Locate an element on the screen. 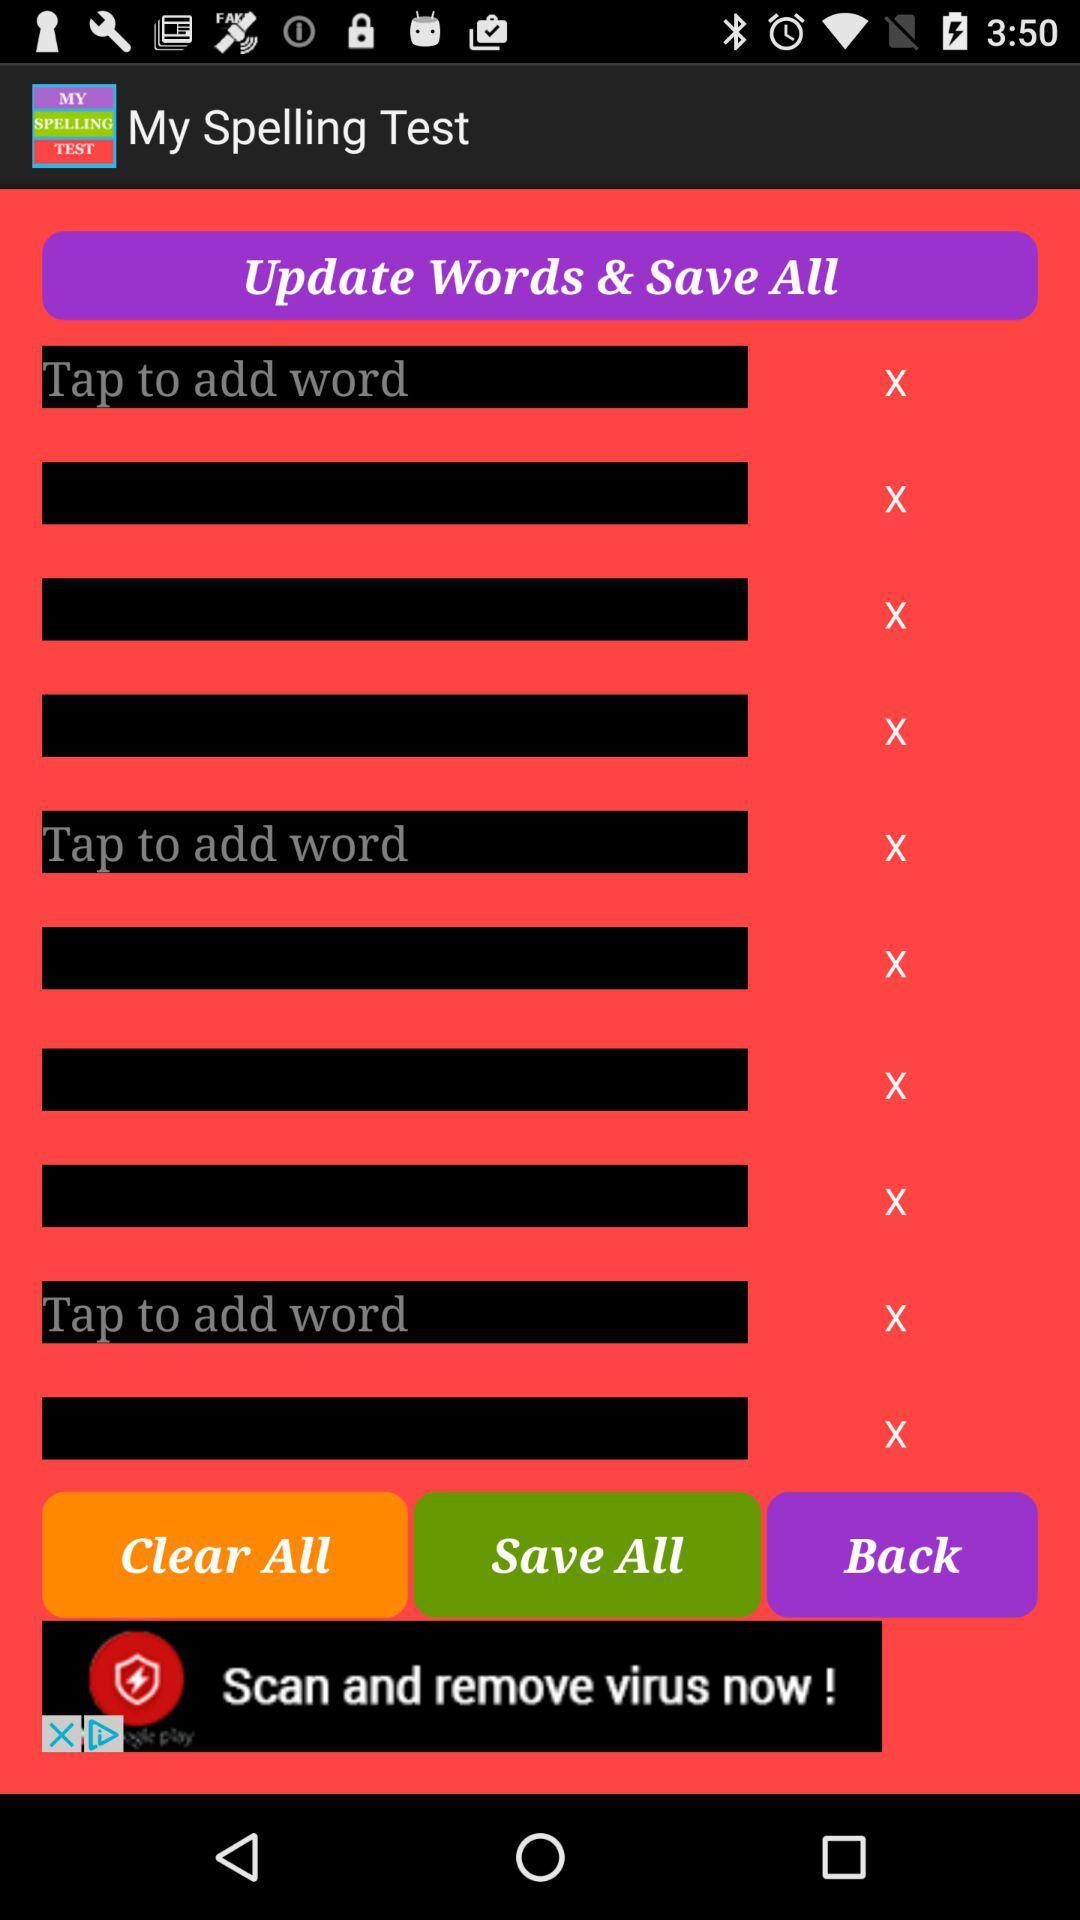 The height and width of the screenshot is (1920, 1080). one box is located at coordinates (394, 1078).